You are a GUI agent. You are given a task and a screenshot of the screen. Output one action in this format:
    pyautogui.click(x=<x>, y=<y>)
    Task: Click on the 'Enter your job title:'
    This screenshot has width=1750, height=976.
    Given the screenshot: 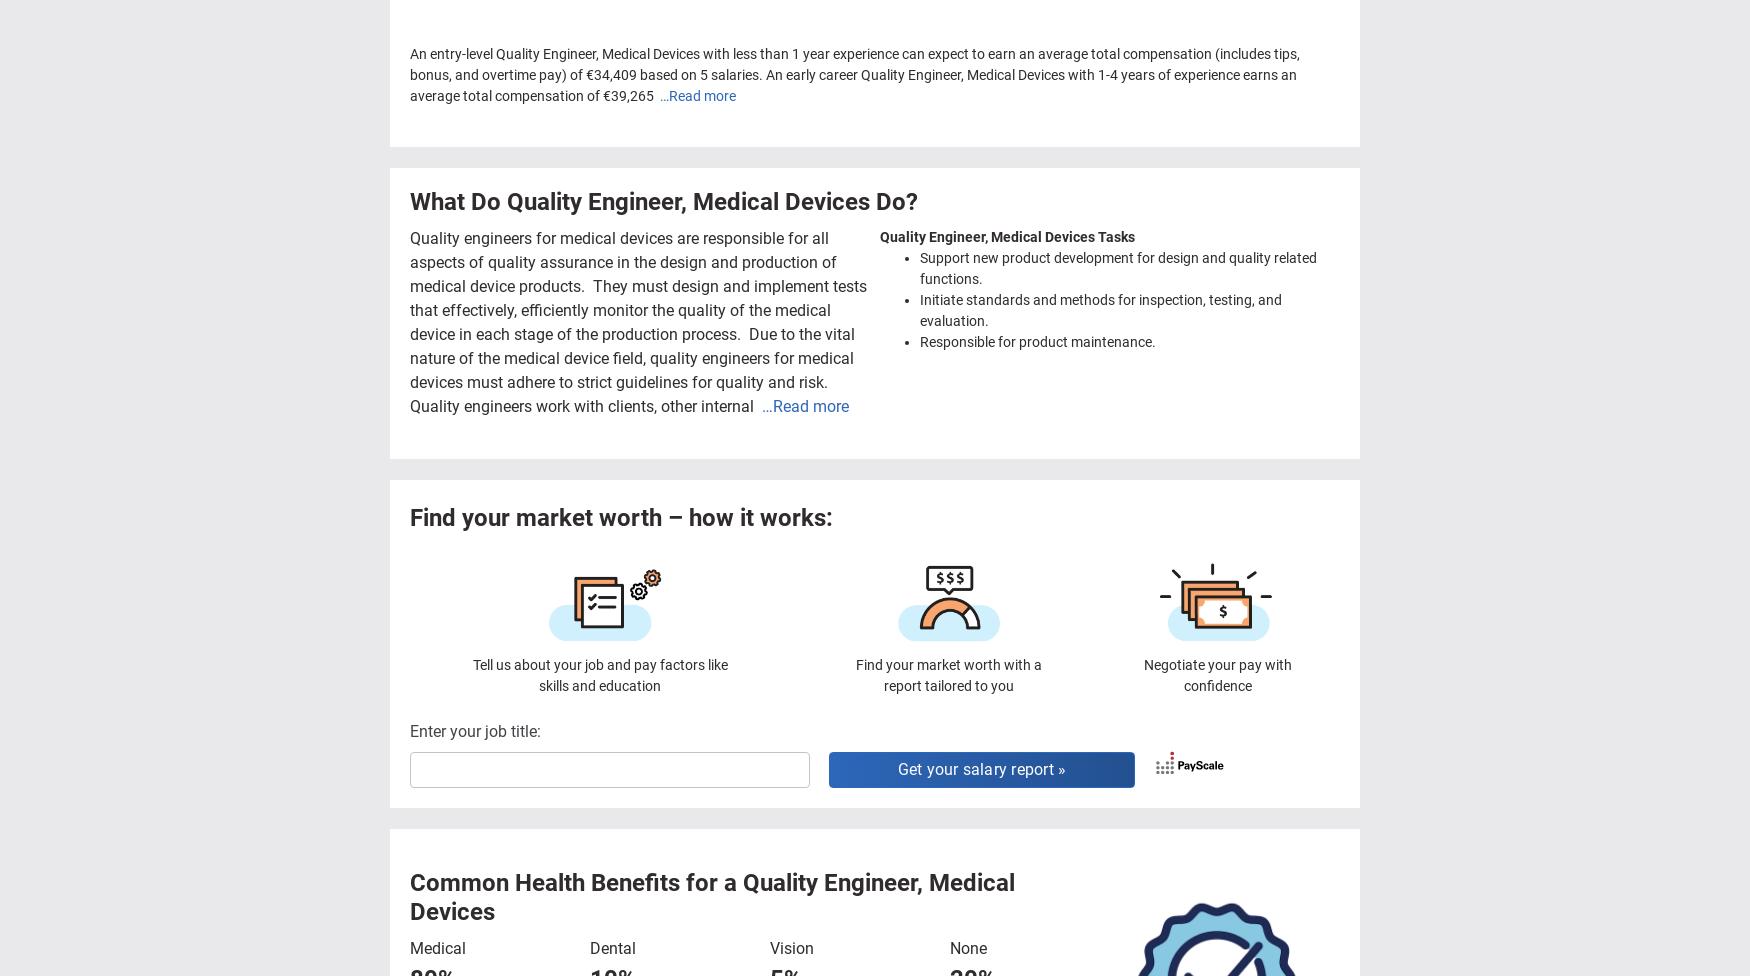 What is the action you would take?
    pyautogui.click(x=475, y=729)
    